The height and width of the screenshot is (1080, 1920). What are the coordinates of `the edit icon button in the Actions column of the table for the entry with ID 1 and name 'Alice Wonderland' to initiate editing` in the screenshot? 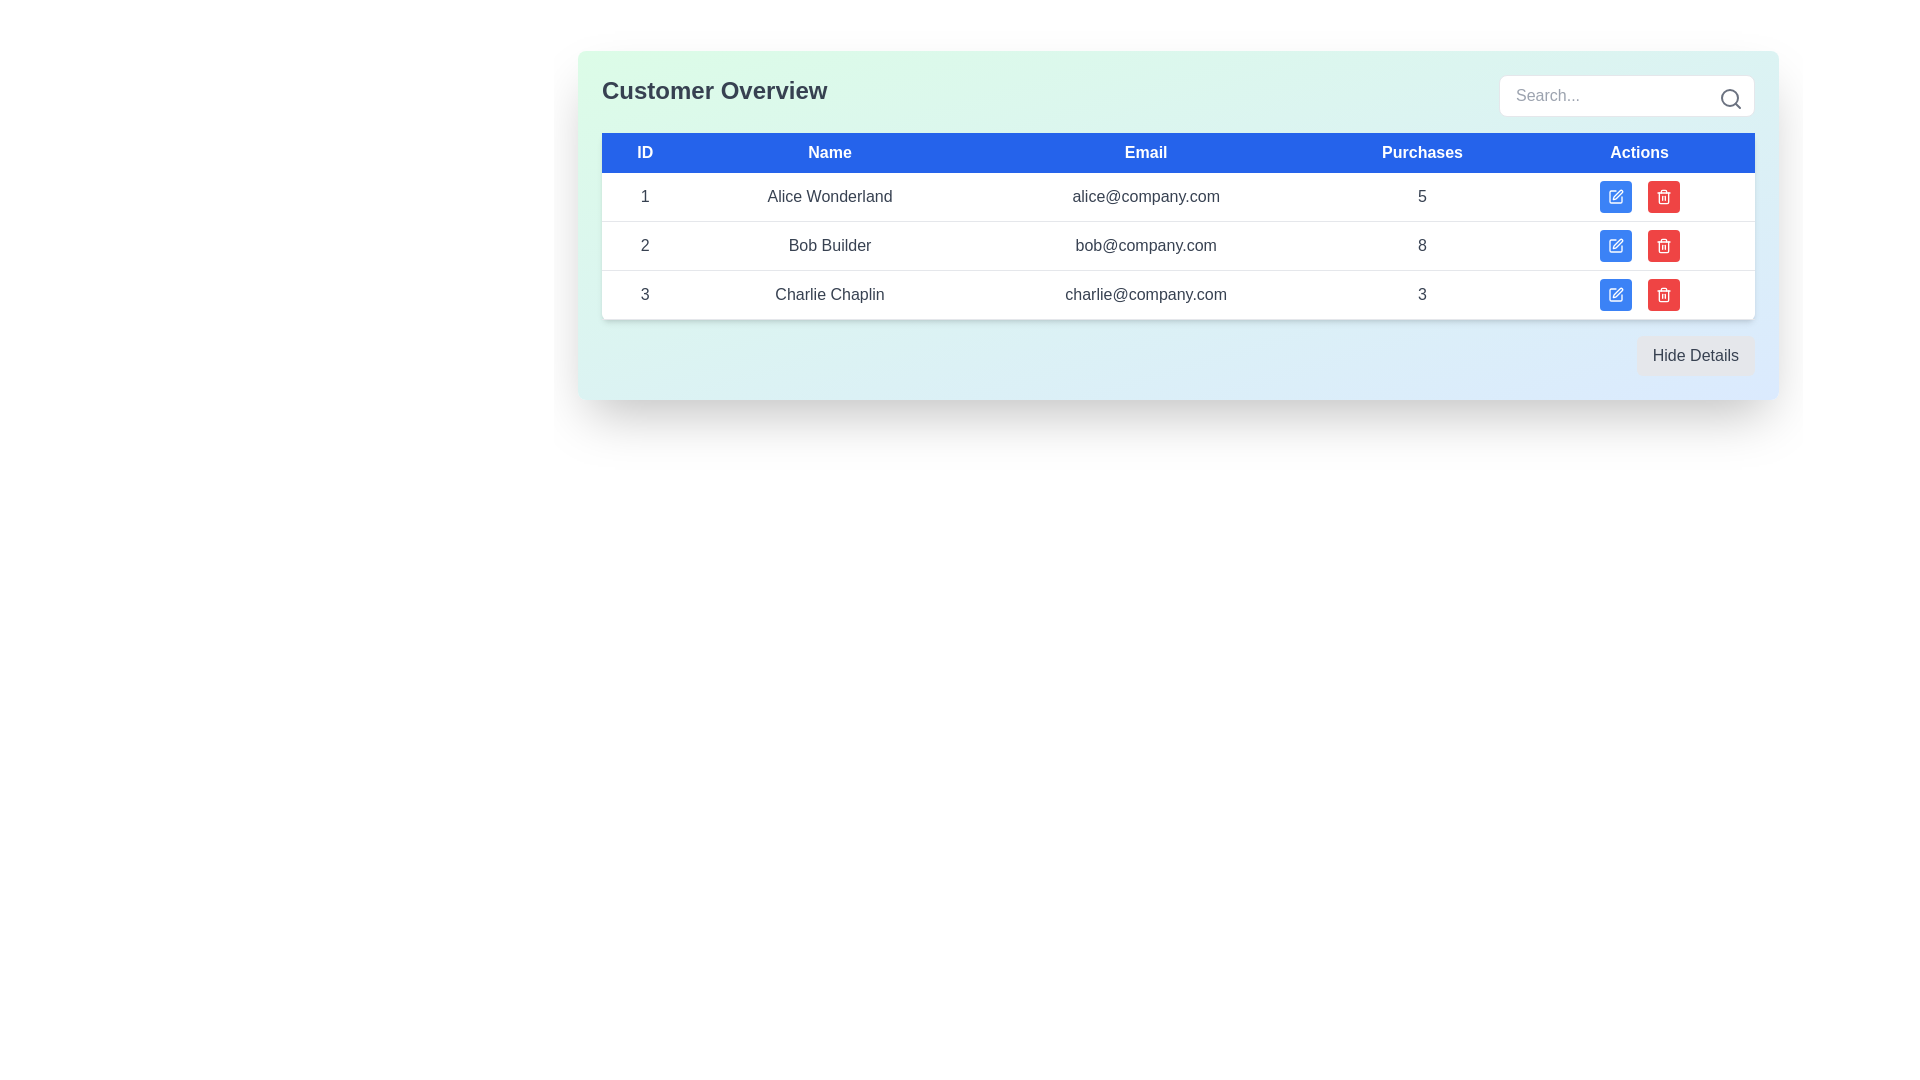 It's located at (1615, 196).